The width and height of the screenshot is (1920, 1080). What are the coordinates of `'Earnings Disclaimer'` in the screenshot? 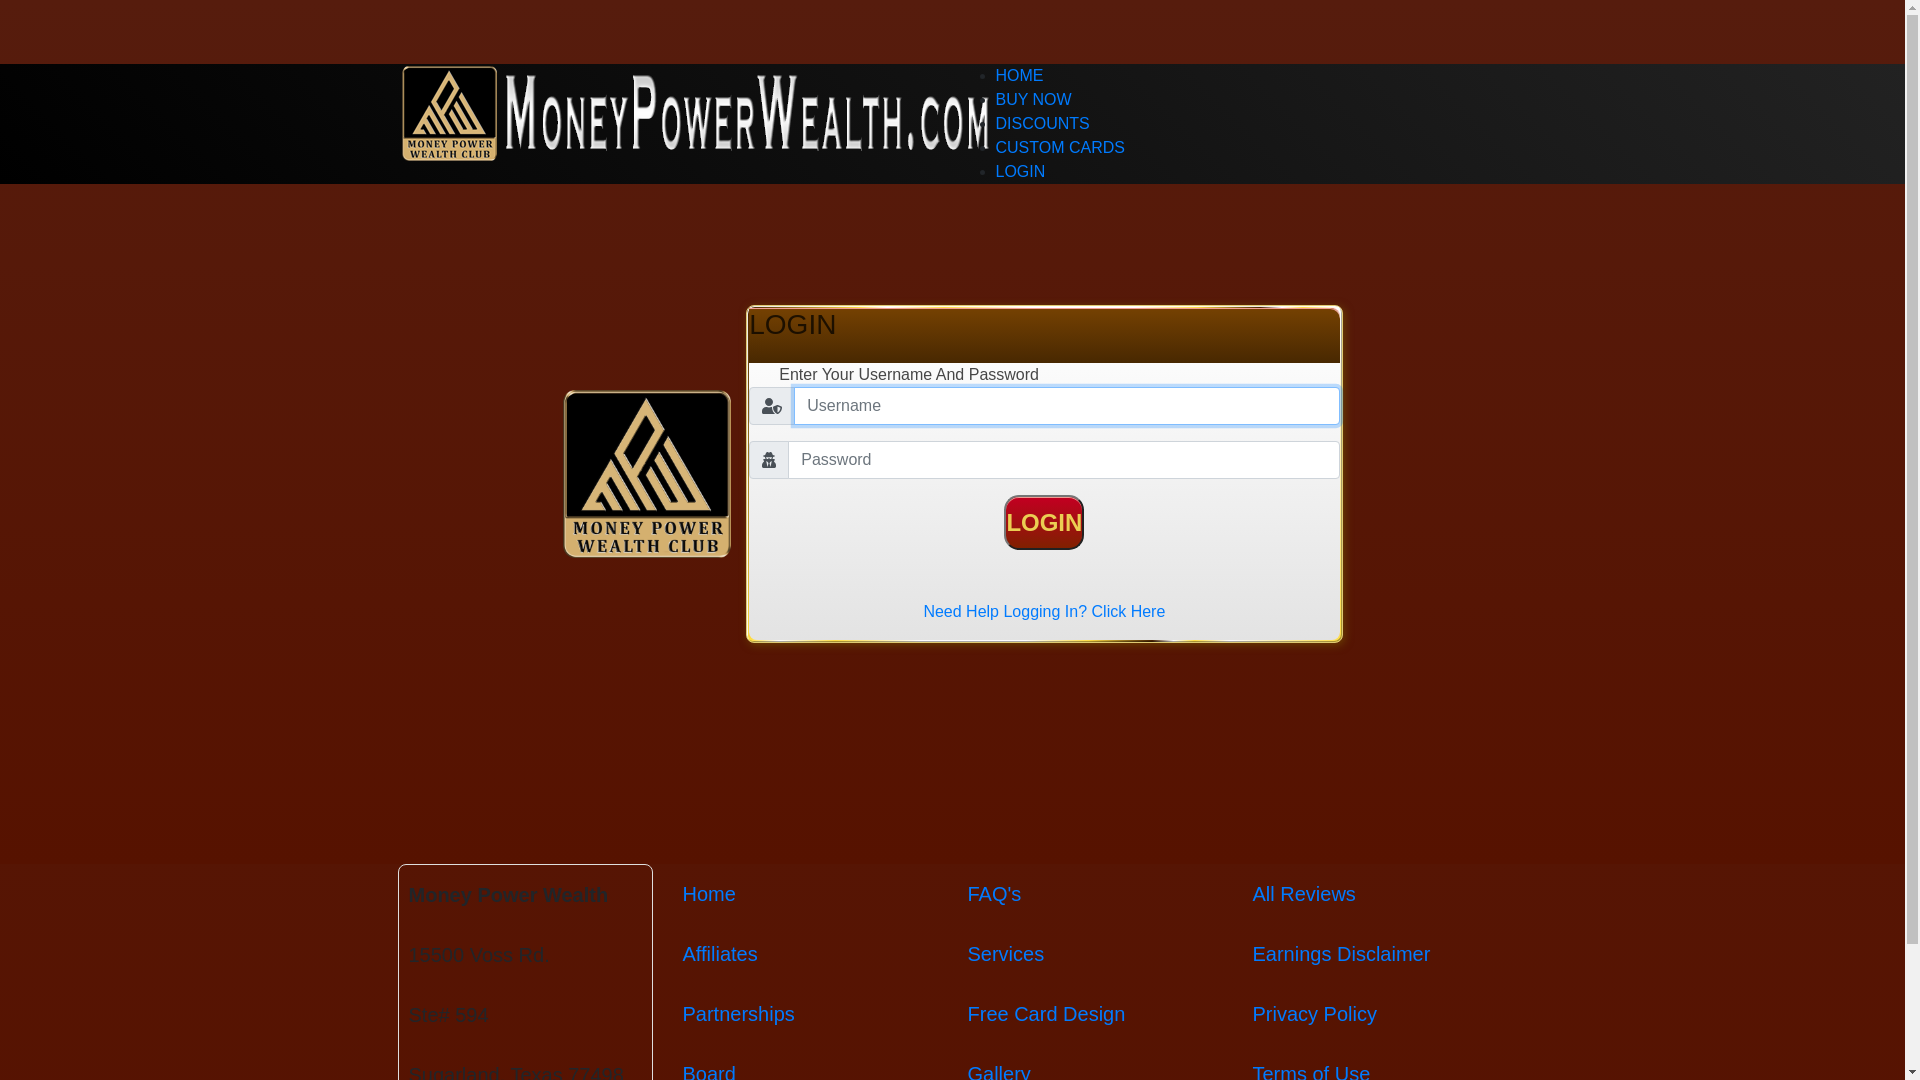 It's located at (1340, 952).